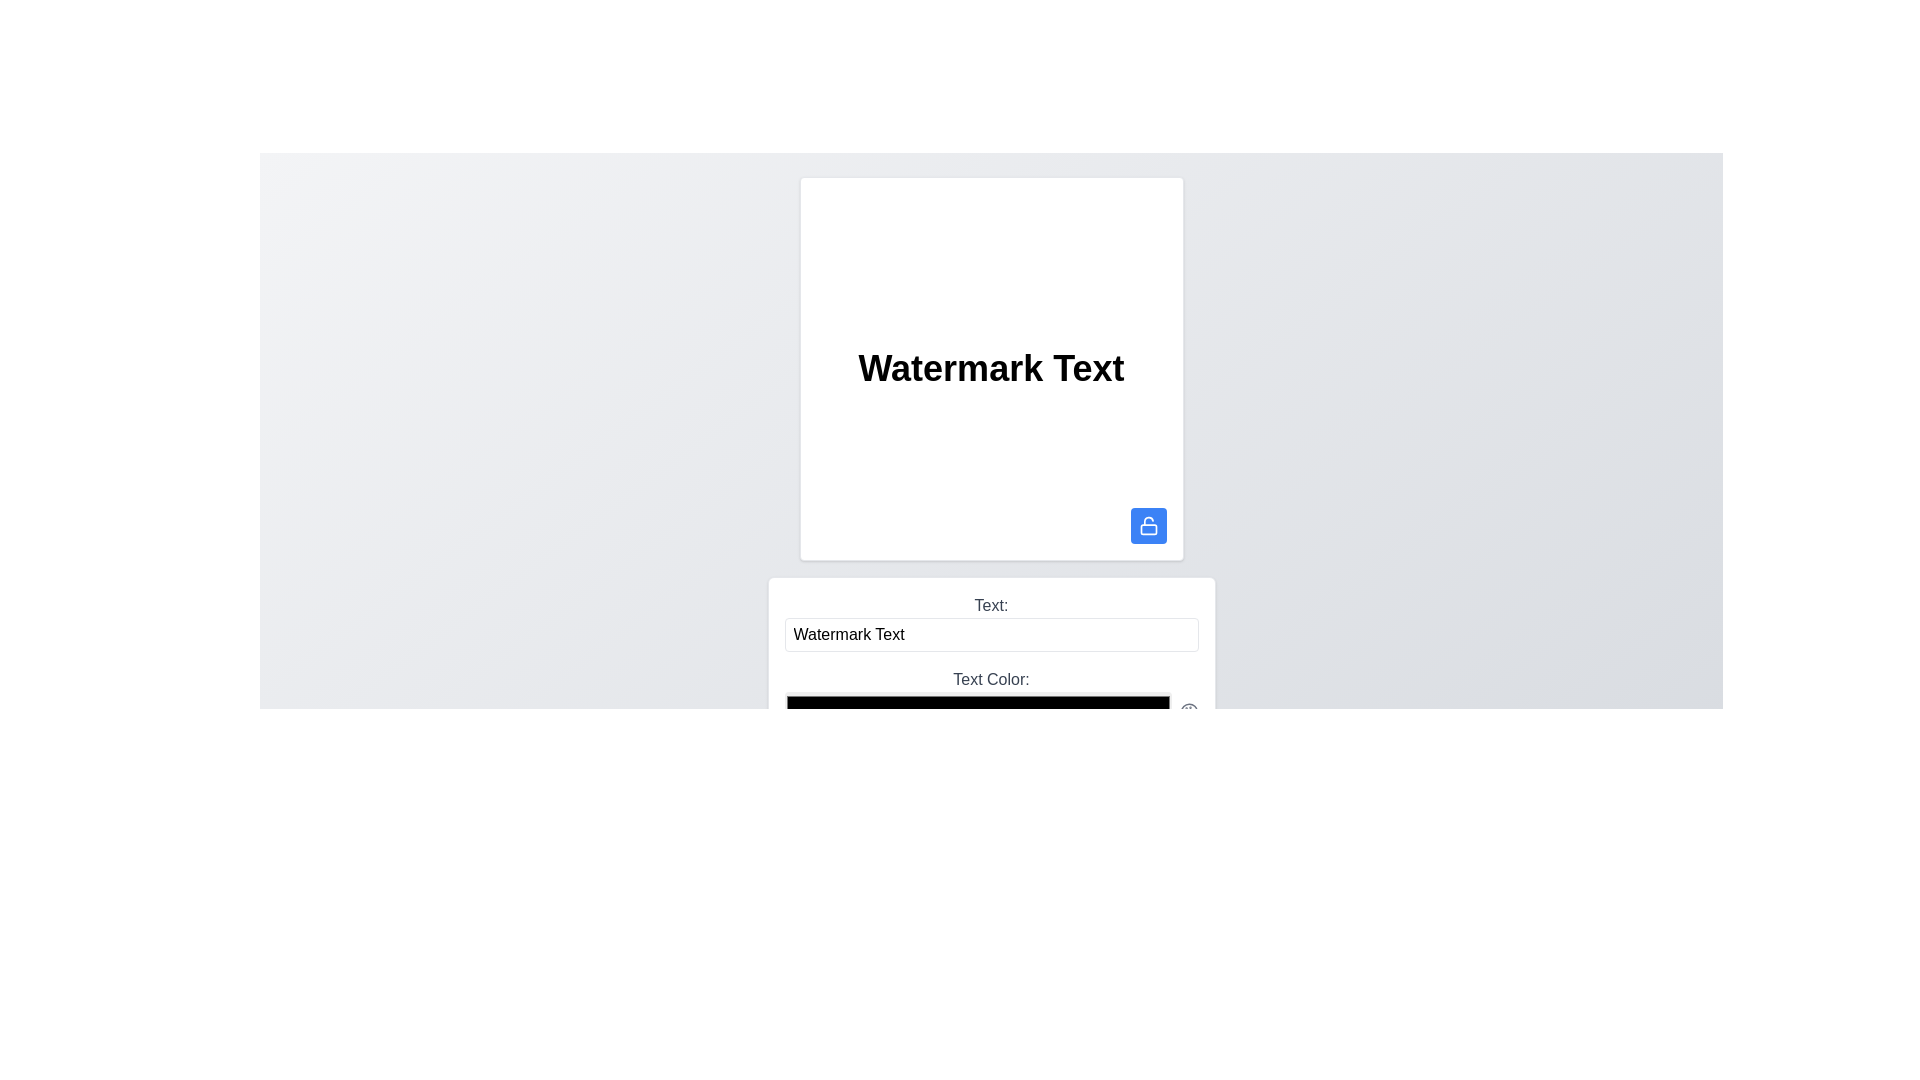 The width and height of the screenshot is (1920, 1080). What do you see at coordinates (1148, 524) in the screenshot?
I see `the button located at the bottom-right corner of the 'Watermark Text' section` at bounding box center [1148, 524].